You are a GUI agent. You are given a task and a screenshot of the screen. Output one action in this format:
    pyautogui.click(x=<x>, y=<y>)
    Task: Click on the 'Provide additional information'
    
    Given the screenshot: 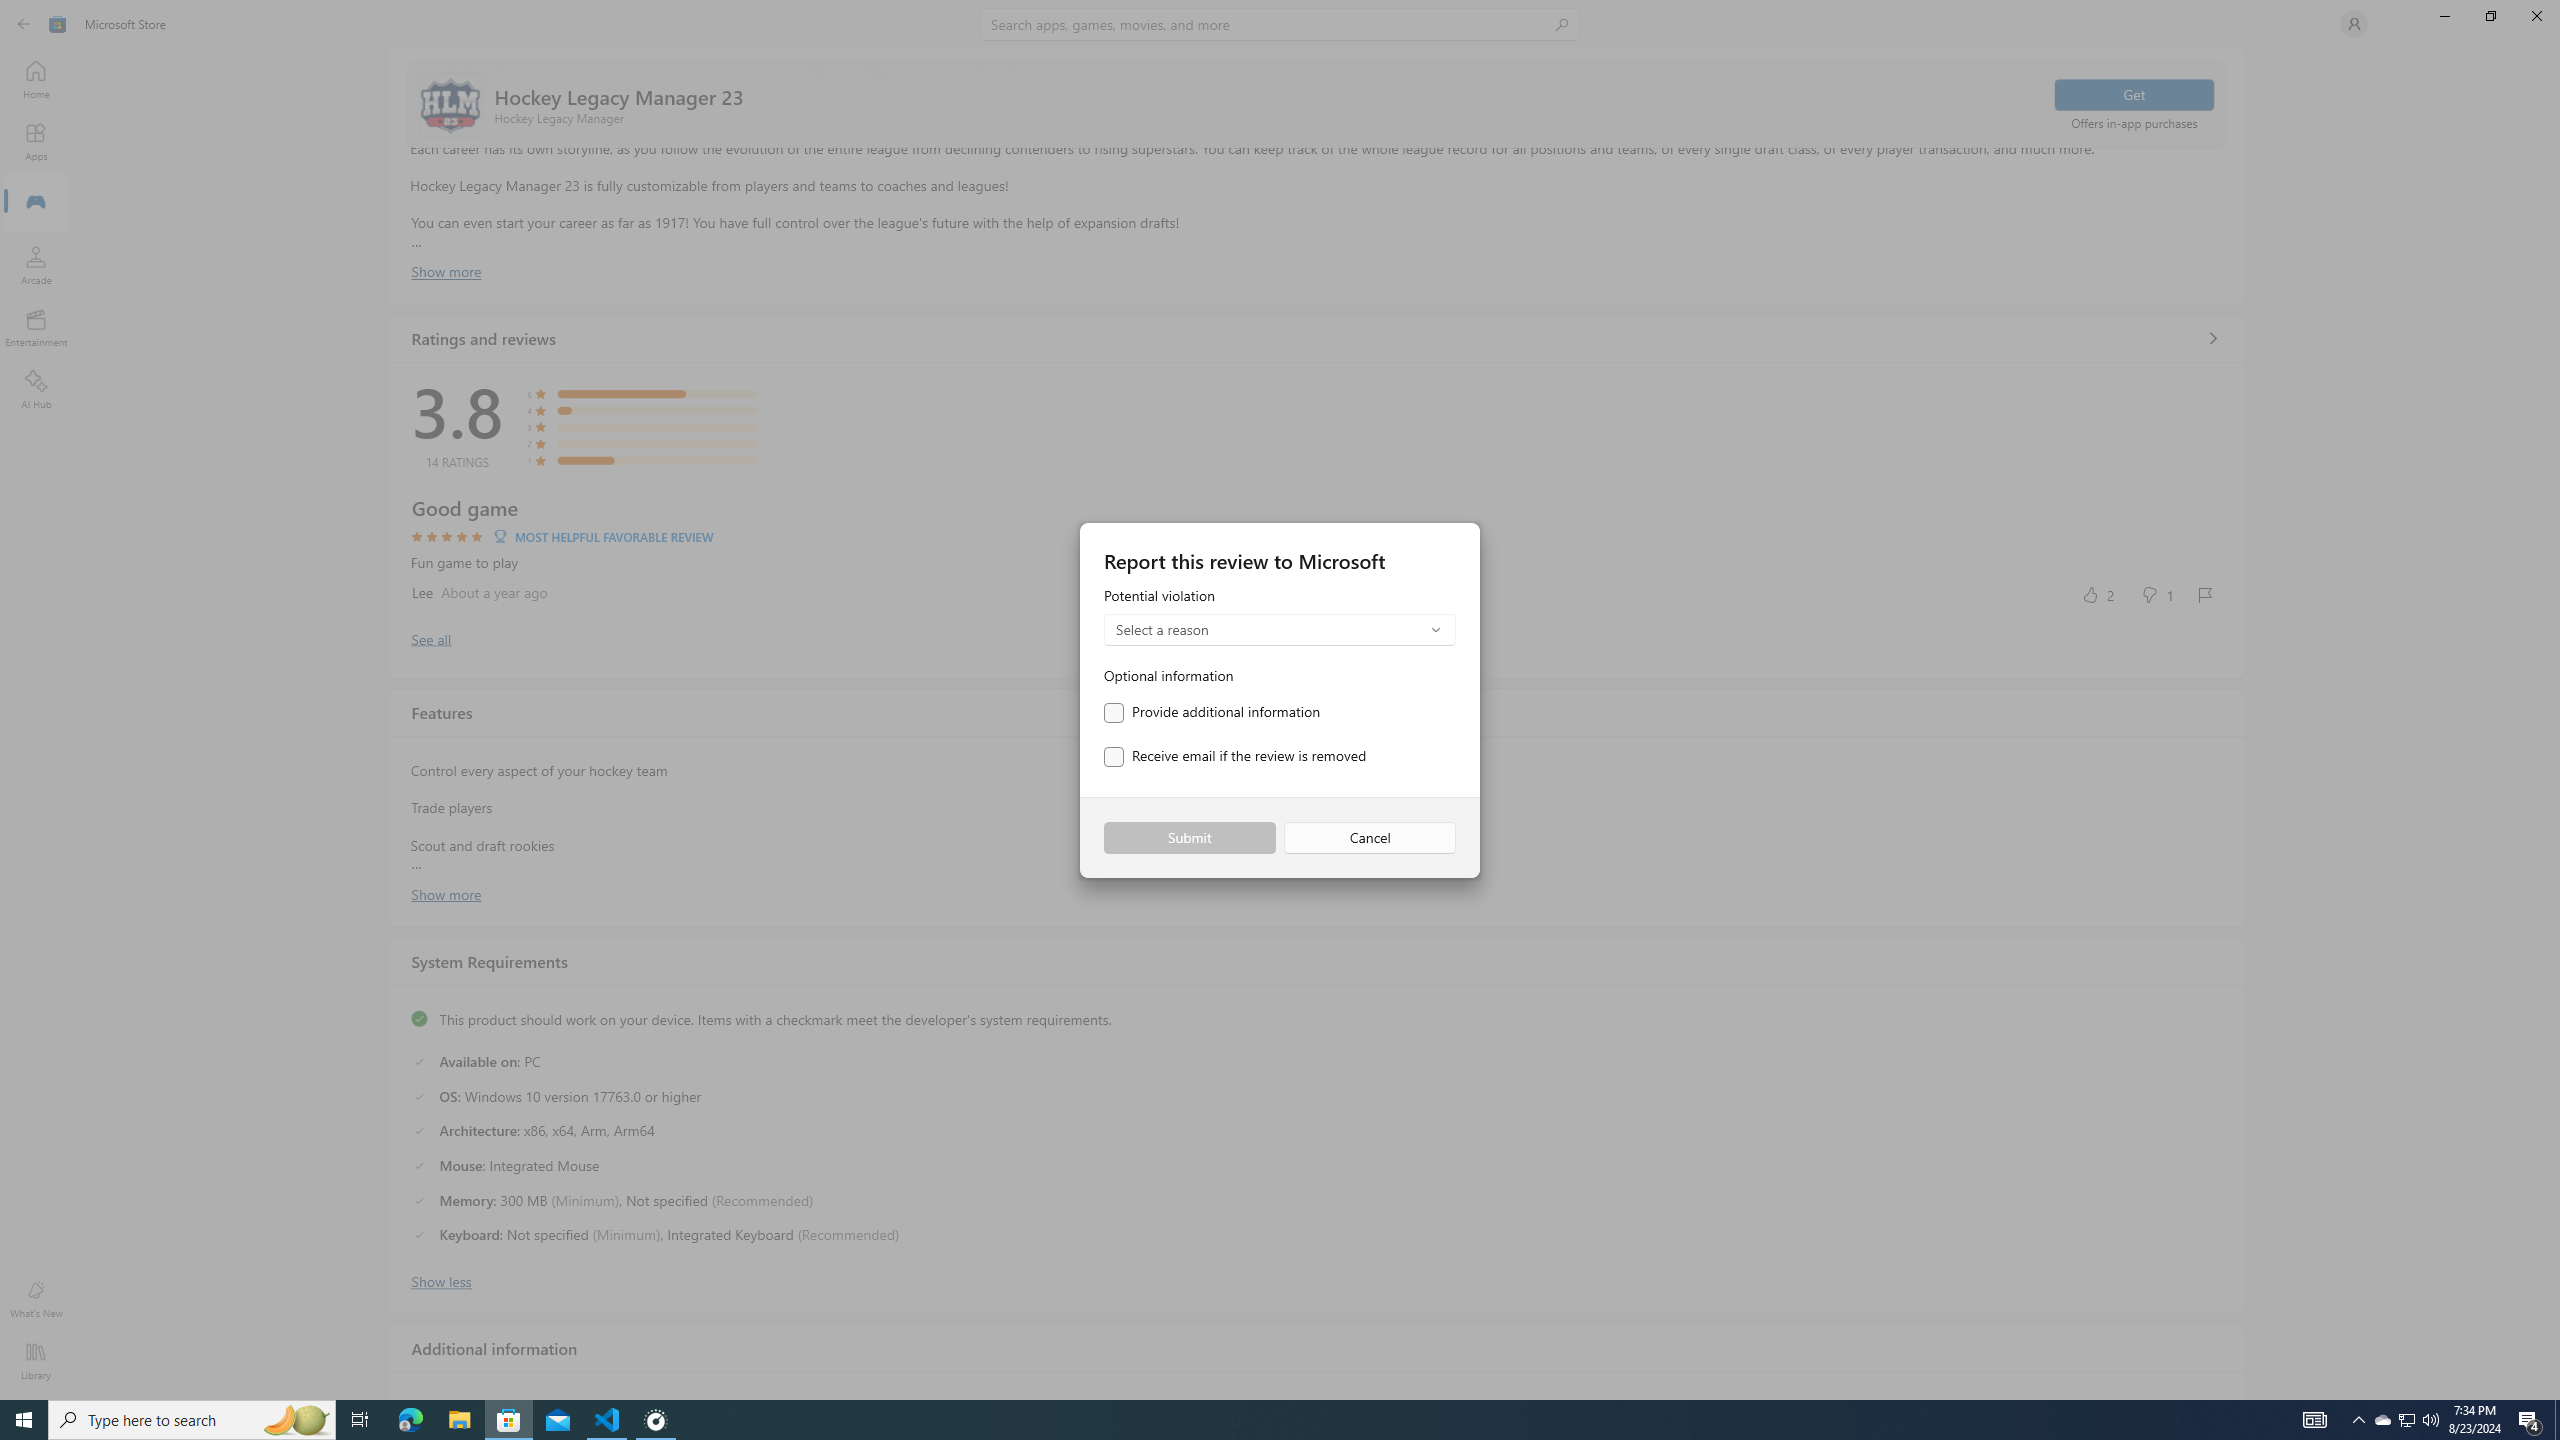 What is the action you would take?
    pyautogui.click(x=1211, y=712)
    